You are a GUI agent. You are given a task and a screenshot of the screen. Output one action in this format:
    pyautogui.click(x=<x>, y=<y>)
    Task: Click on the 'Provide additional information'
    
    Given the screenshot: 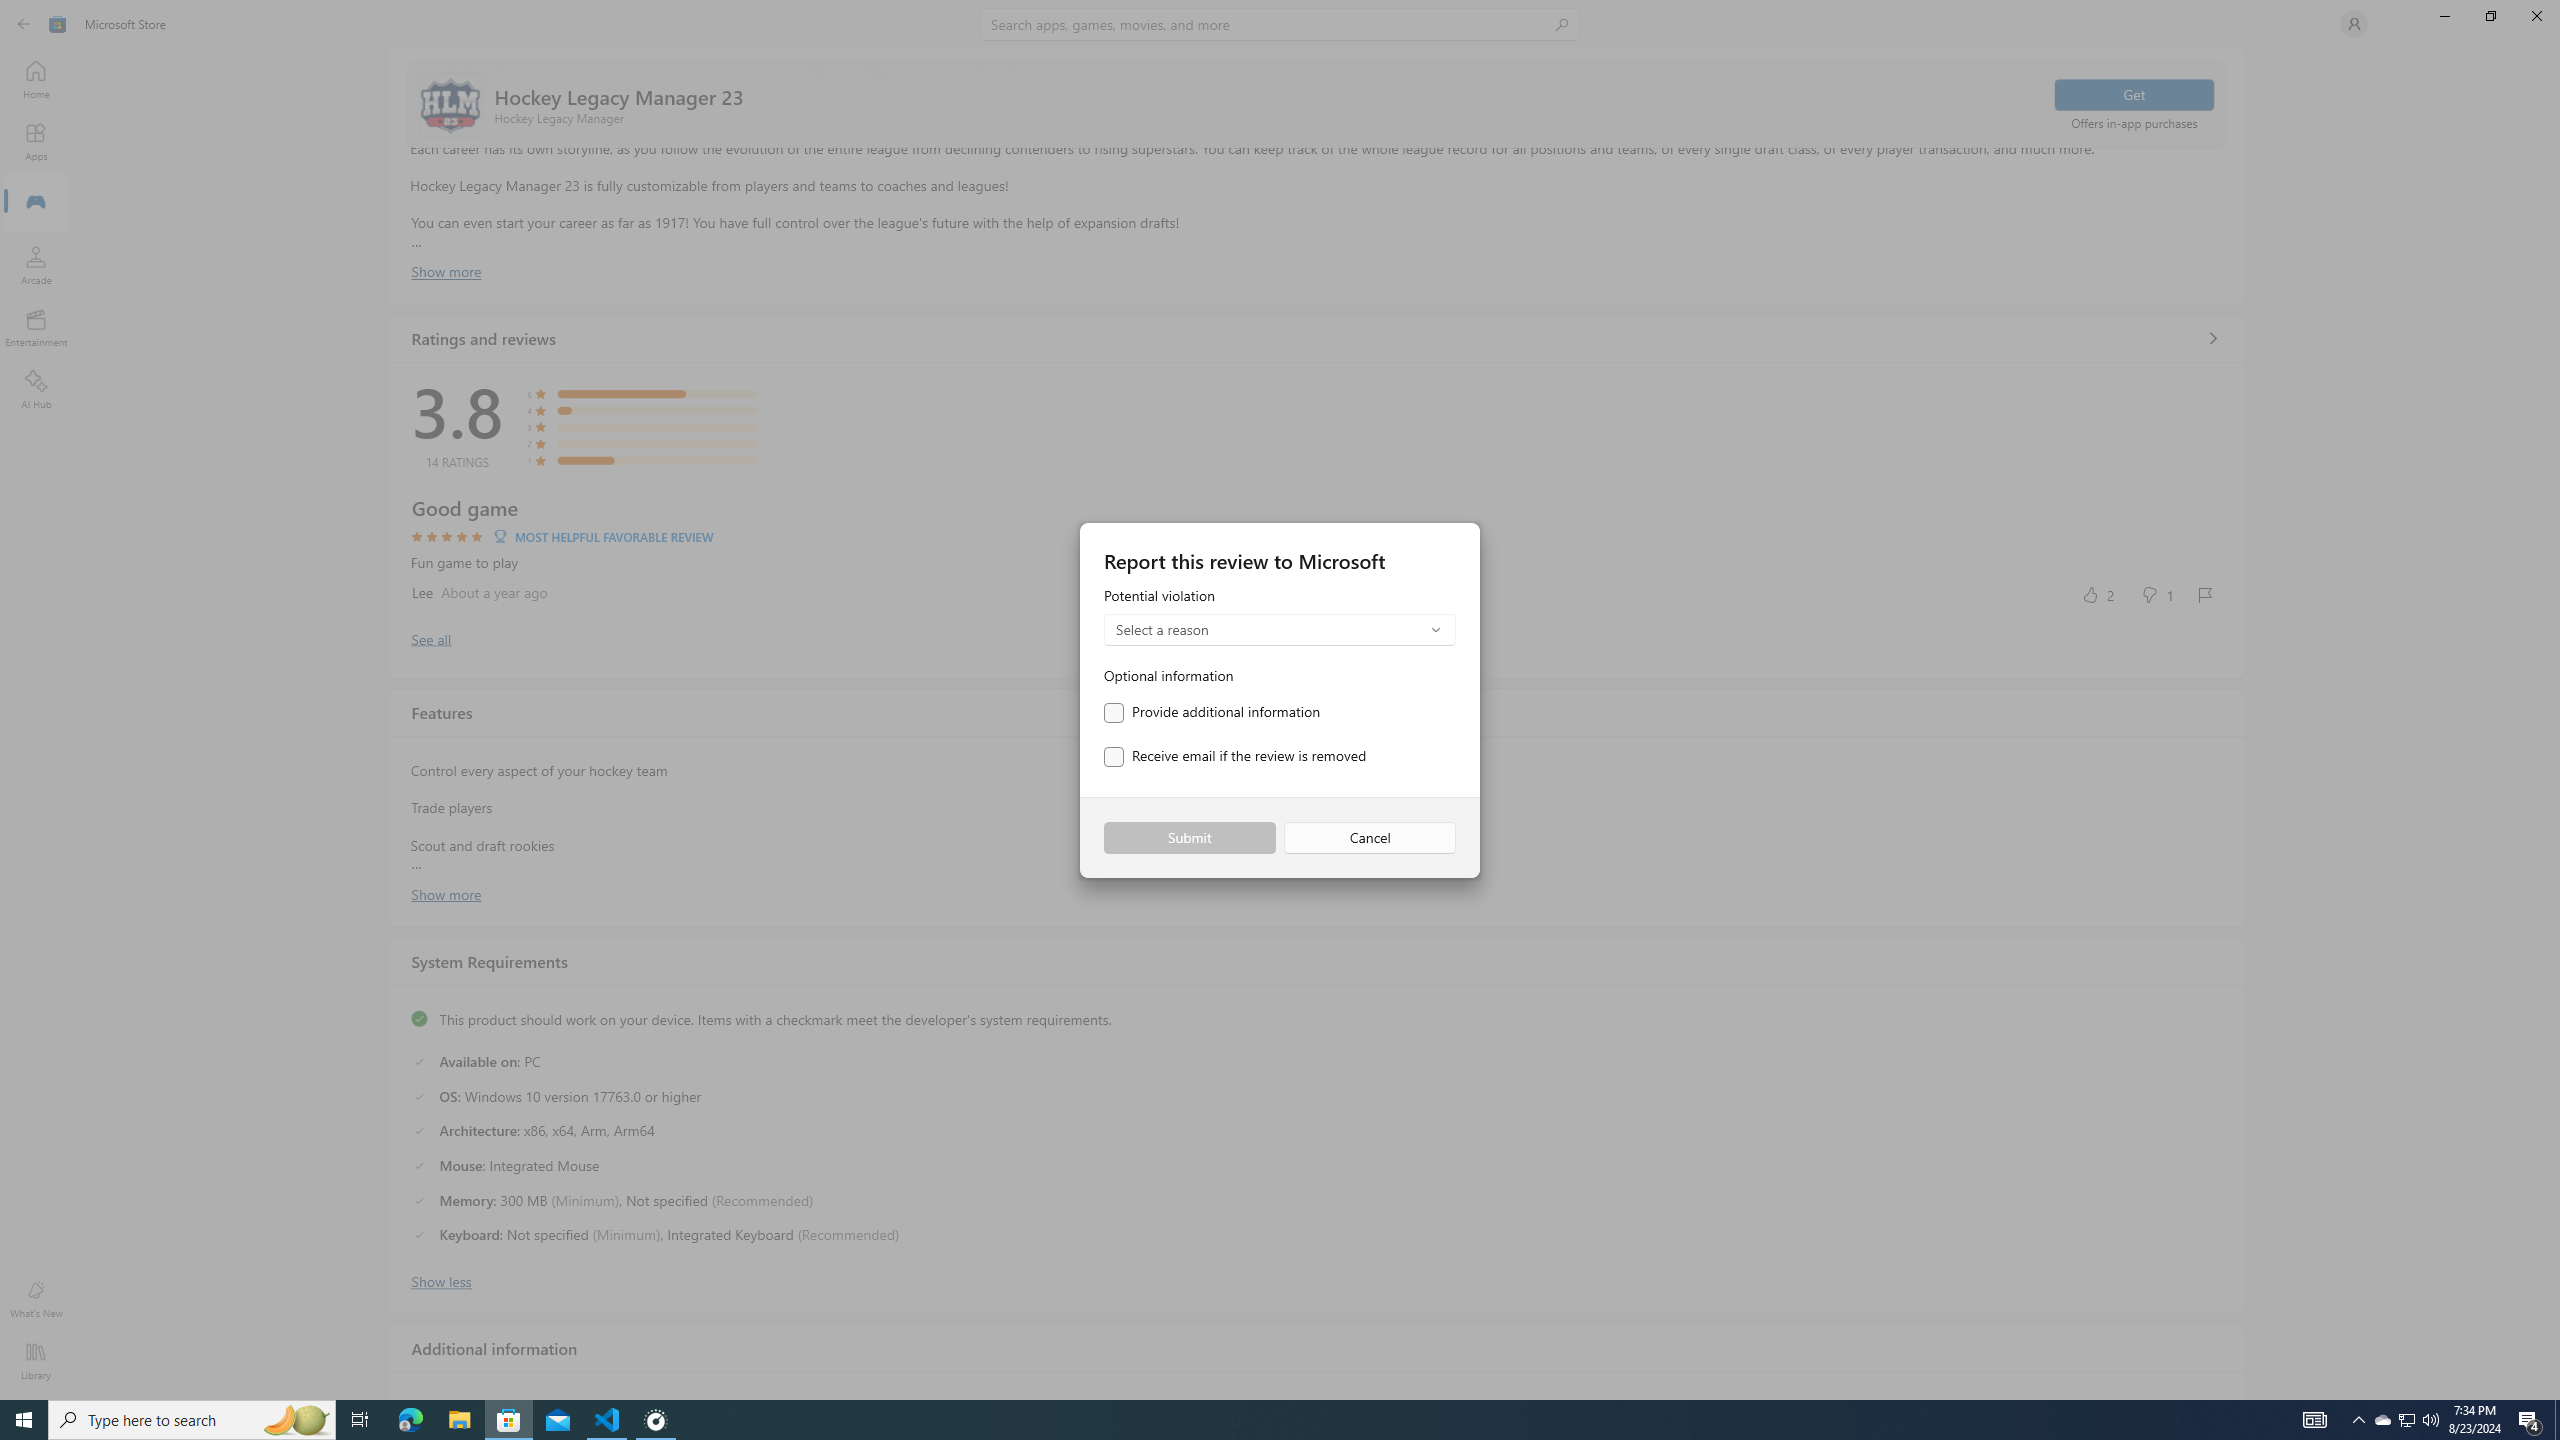 What is the action you would take?
    pyautogui.click(x=1211, y=712)
    